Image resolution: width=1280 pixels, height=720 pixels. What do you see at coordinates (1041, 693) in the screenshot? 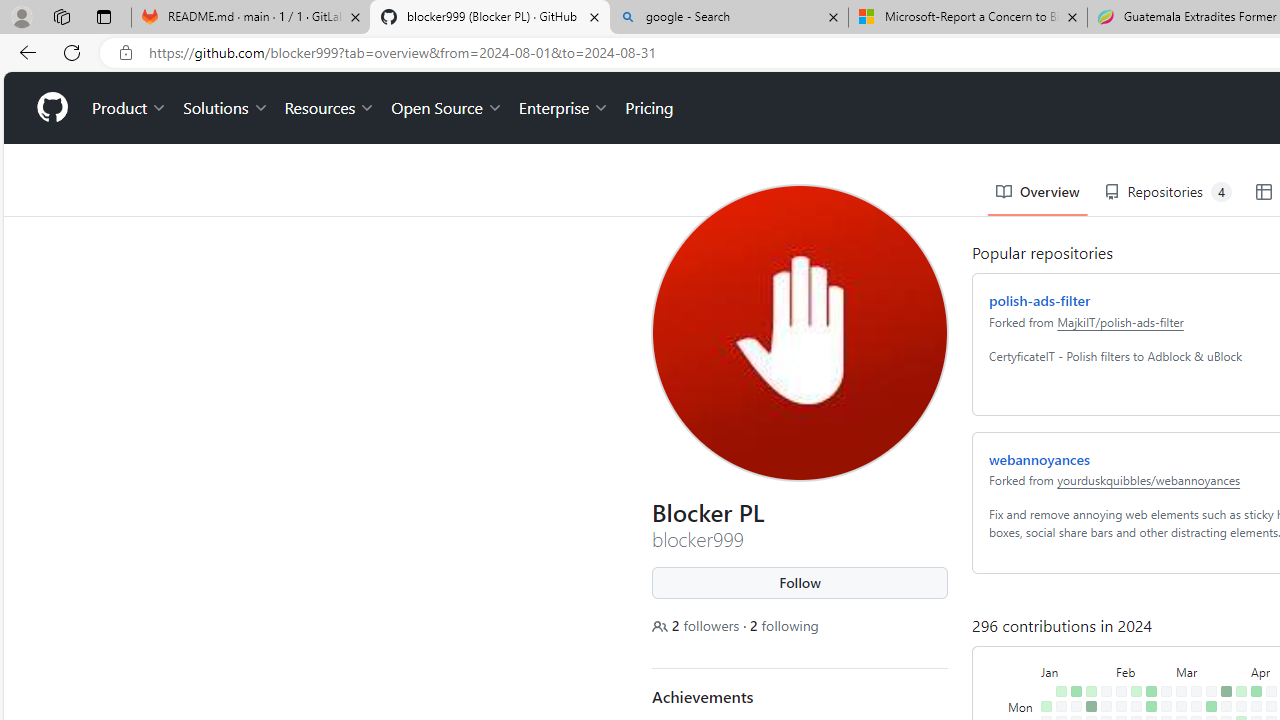
I see `'No contributions on January 5th.'` at bounding box center [1041, 693].